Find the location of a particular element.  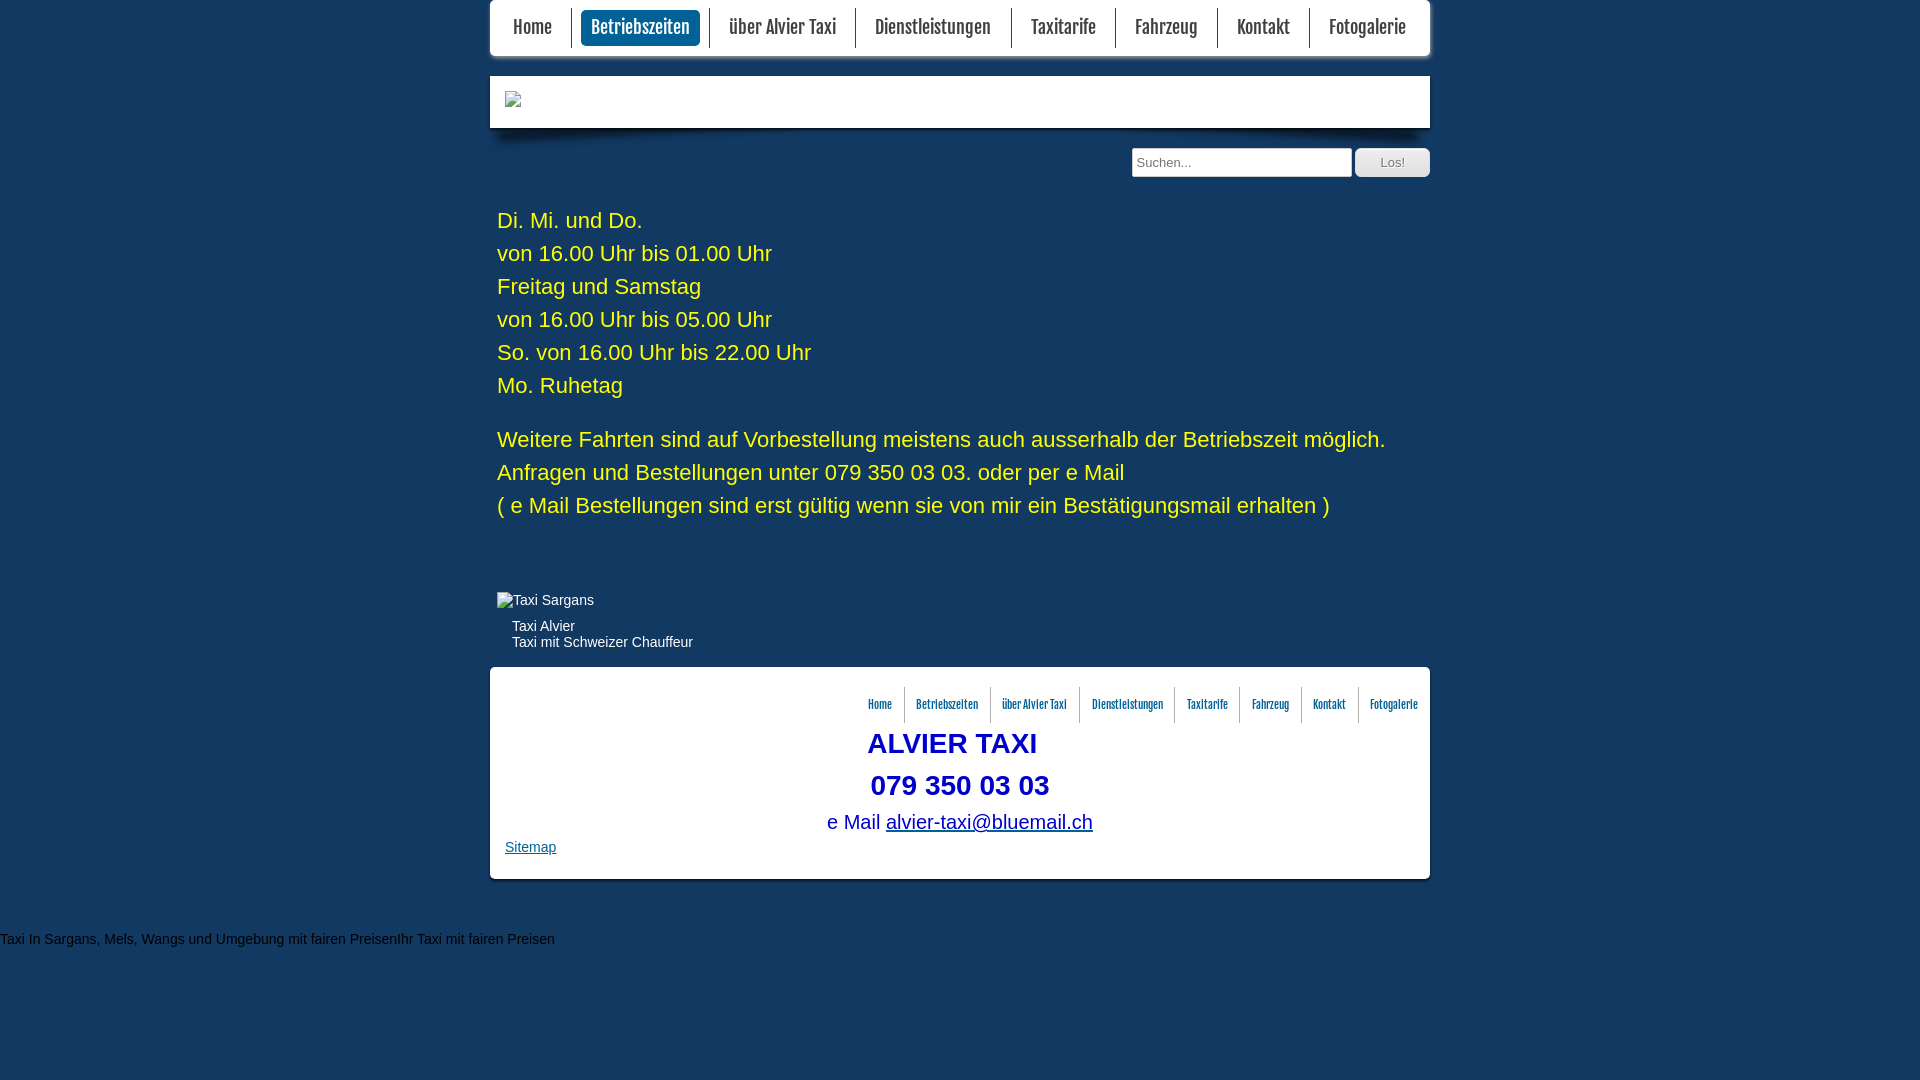

'alvier-taxi@bluemail.ch' is located at coordinates (989, 821).